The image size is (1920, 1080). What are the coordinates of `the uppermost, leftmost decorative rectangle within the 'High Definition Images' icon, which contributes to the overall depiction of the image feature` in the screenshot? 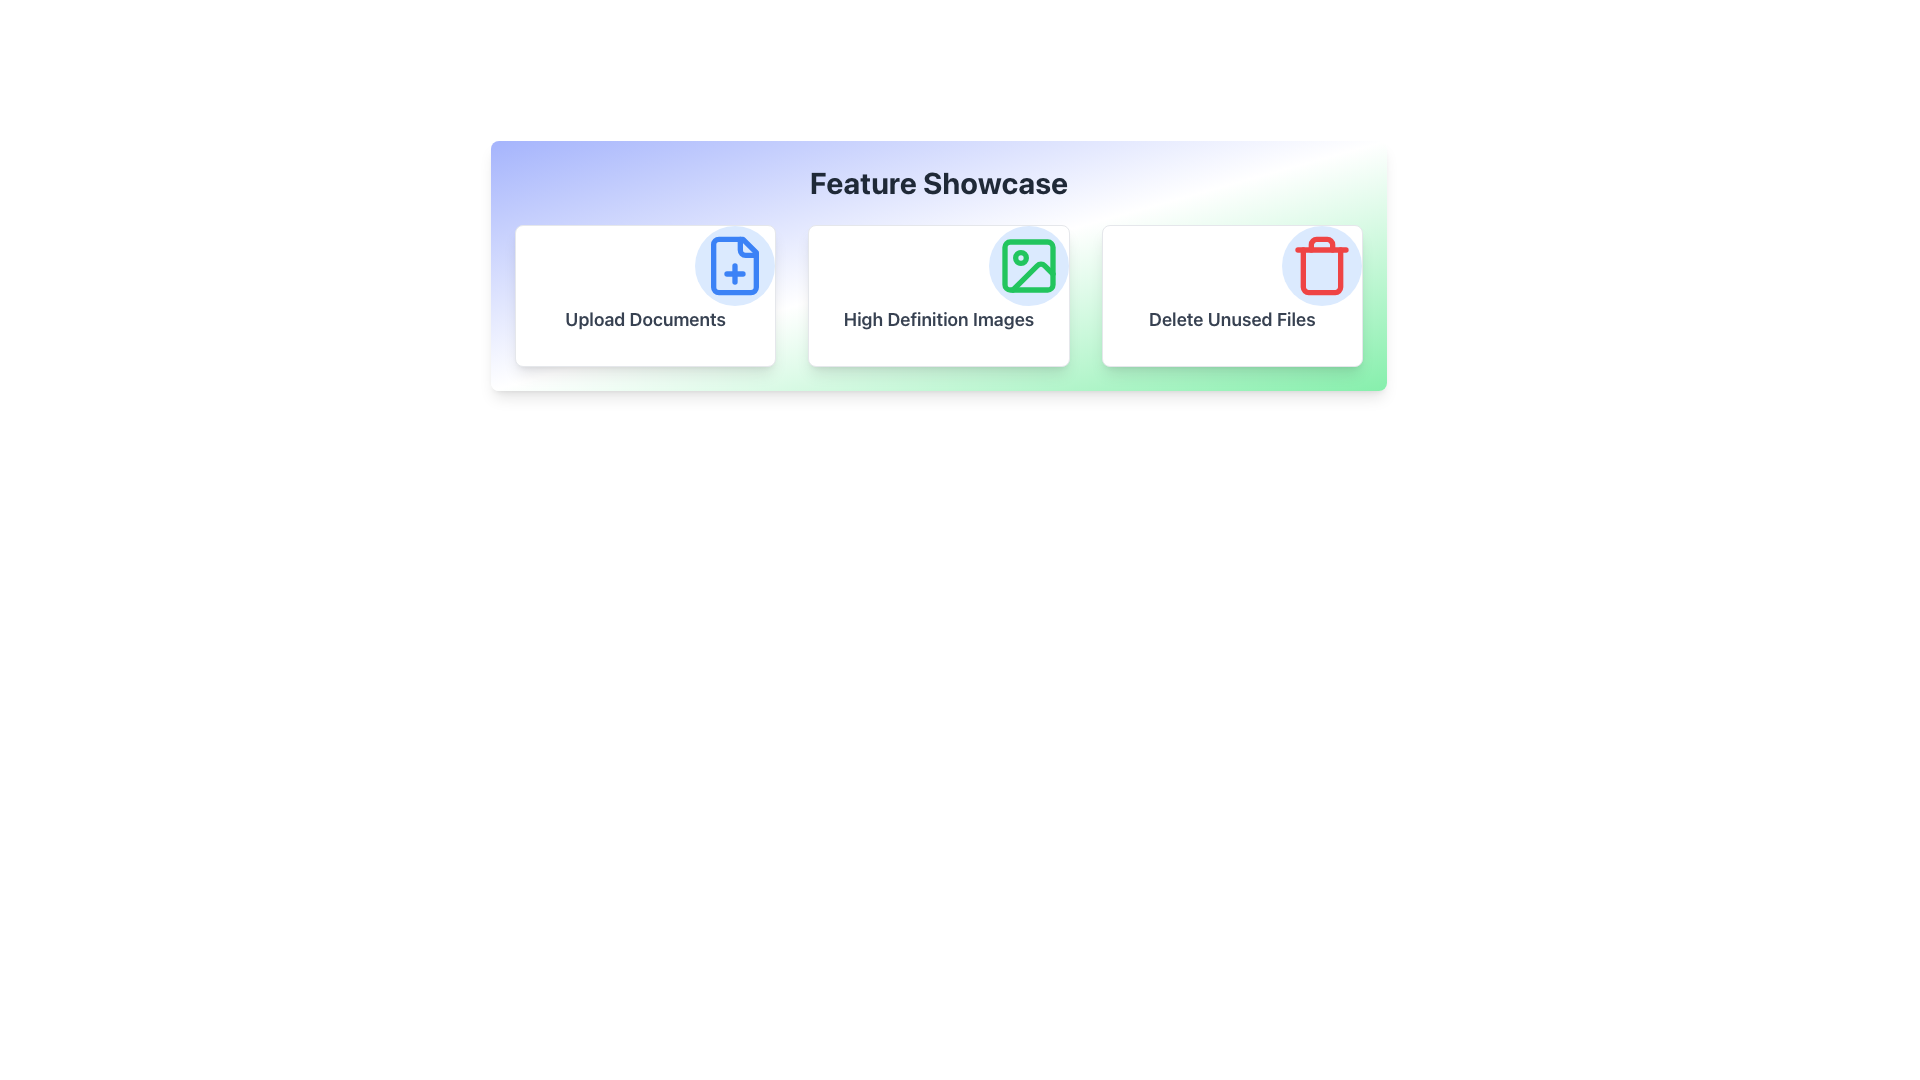 It's located at (1028, 265).